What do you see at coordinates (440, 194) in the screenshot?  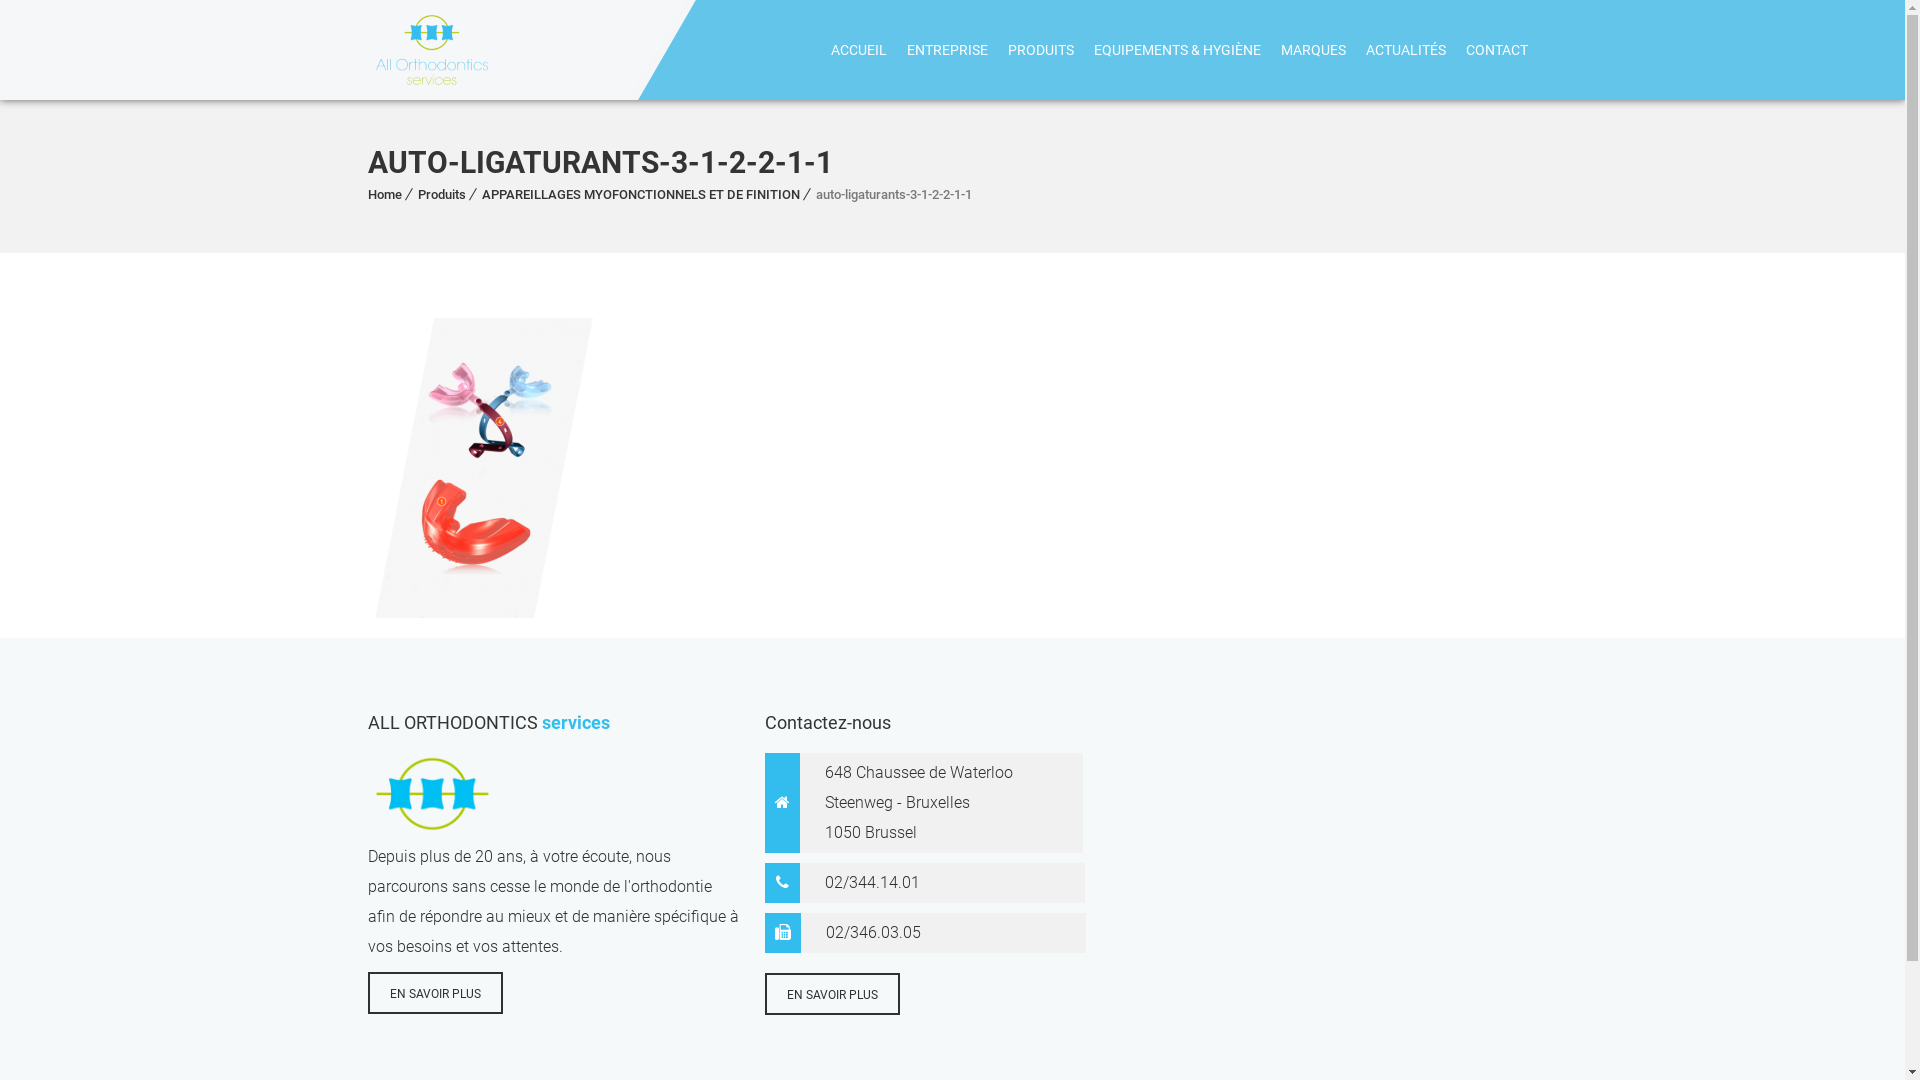 I see `'Produits'` at bounding box center [440, 194].